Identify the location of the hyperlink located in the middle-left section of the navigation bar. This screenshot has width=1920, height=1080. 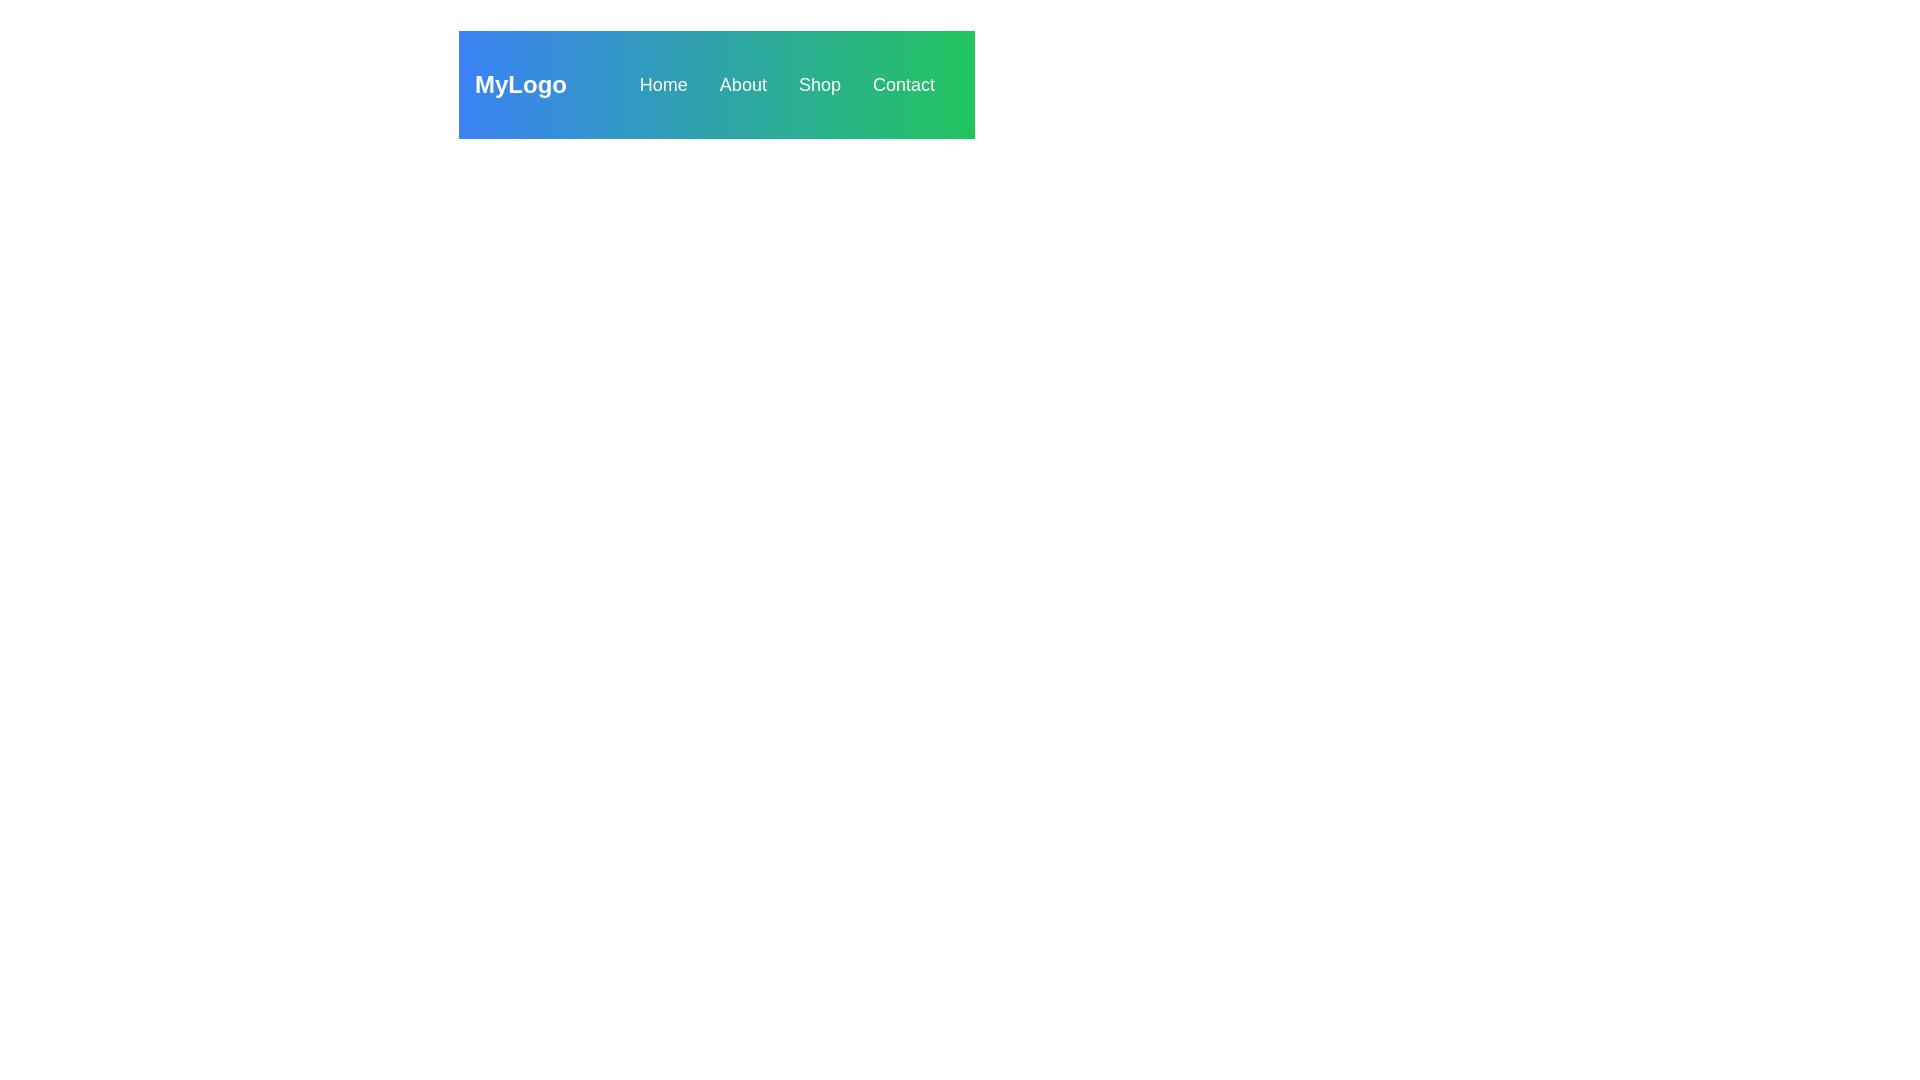
(663, 83).